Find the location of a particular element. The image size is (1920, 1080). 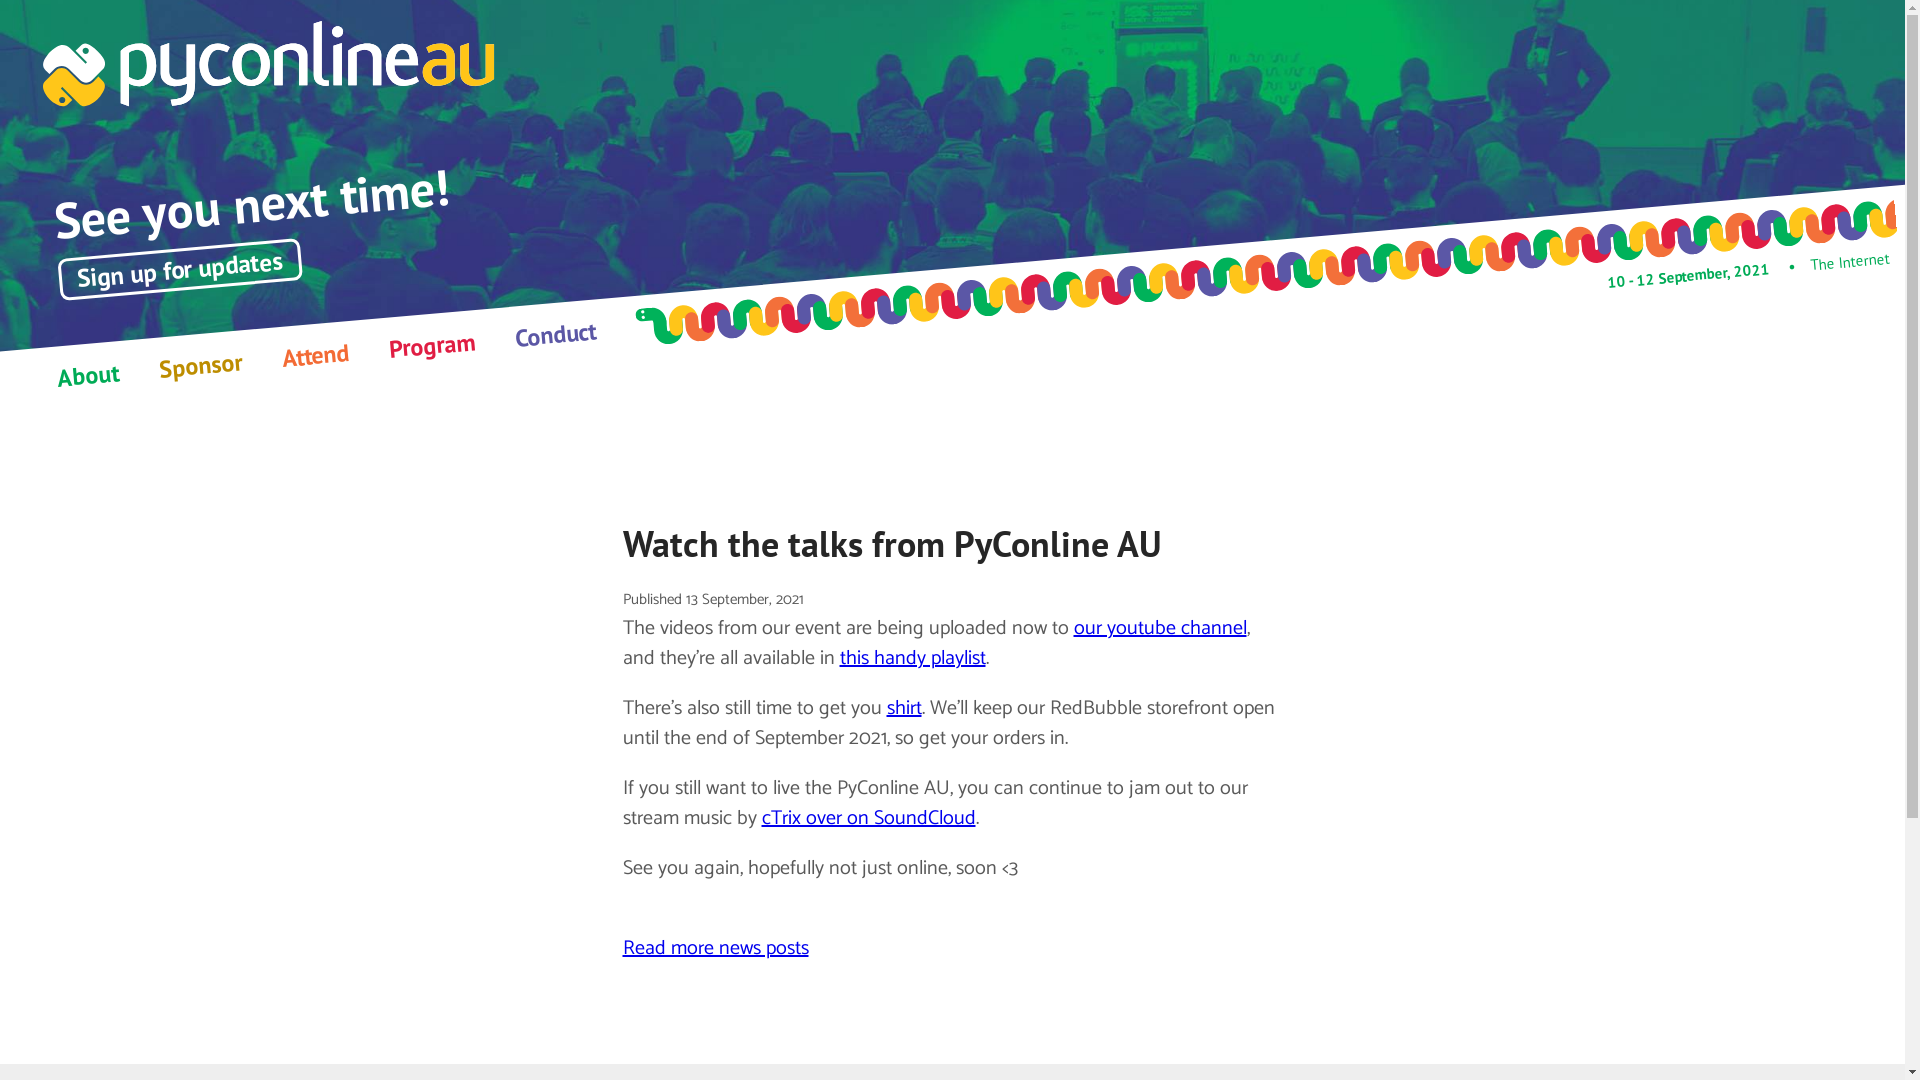

'Attend' is located at coordinates (280, 351).